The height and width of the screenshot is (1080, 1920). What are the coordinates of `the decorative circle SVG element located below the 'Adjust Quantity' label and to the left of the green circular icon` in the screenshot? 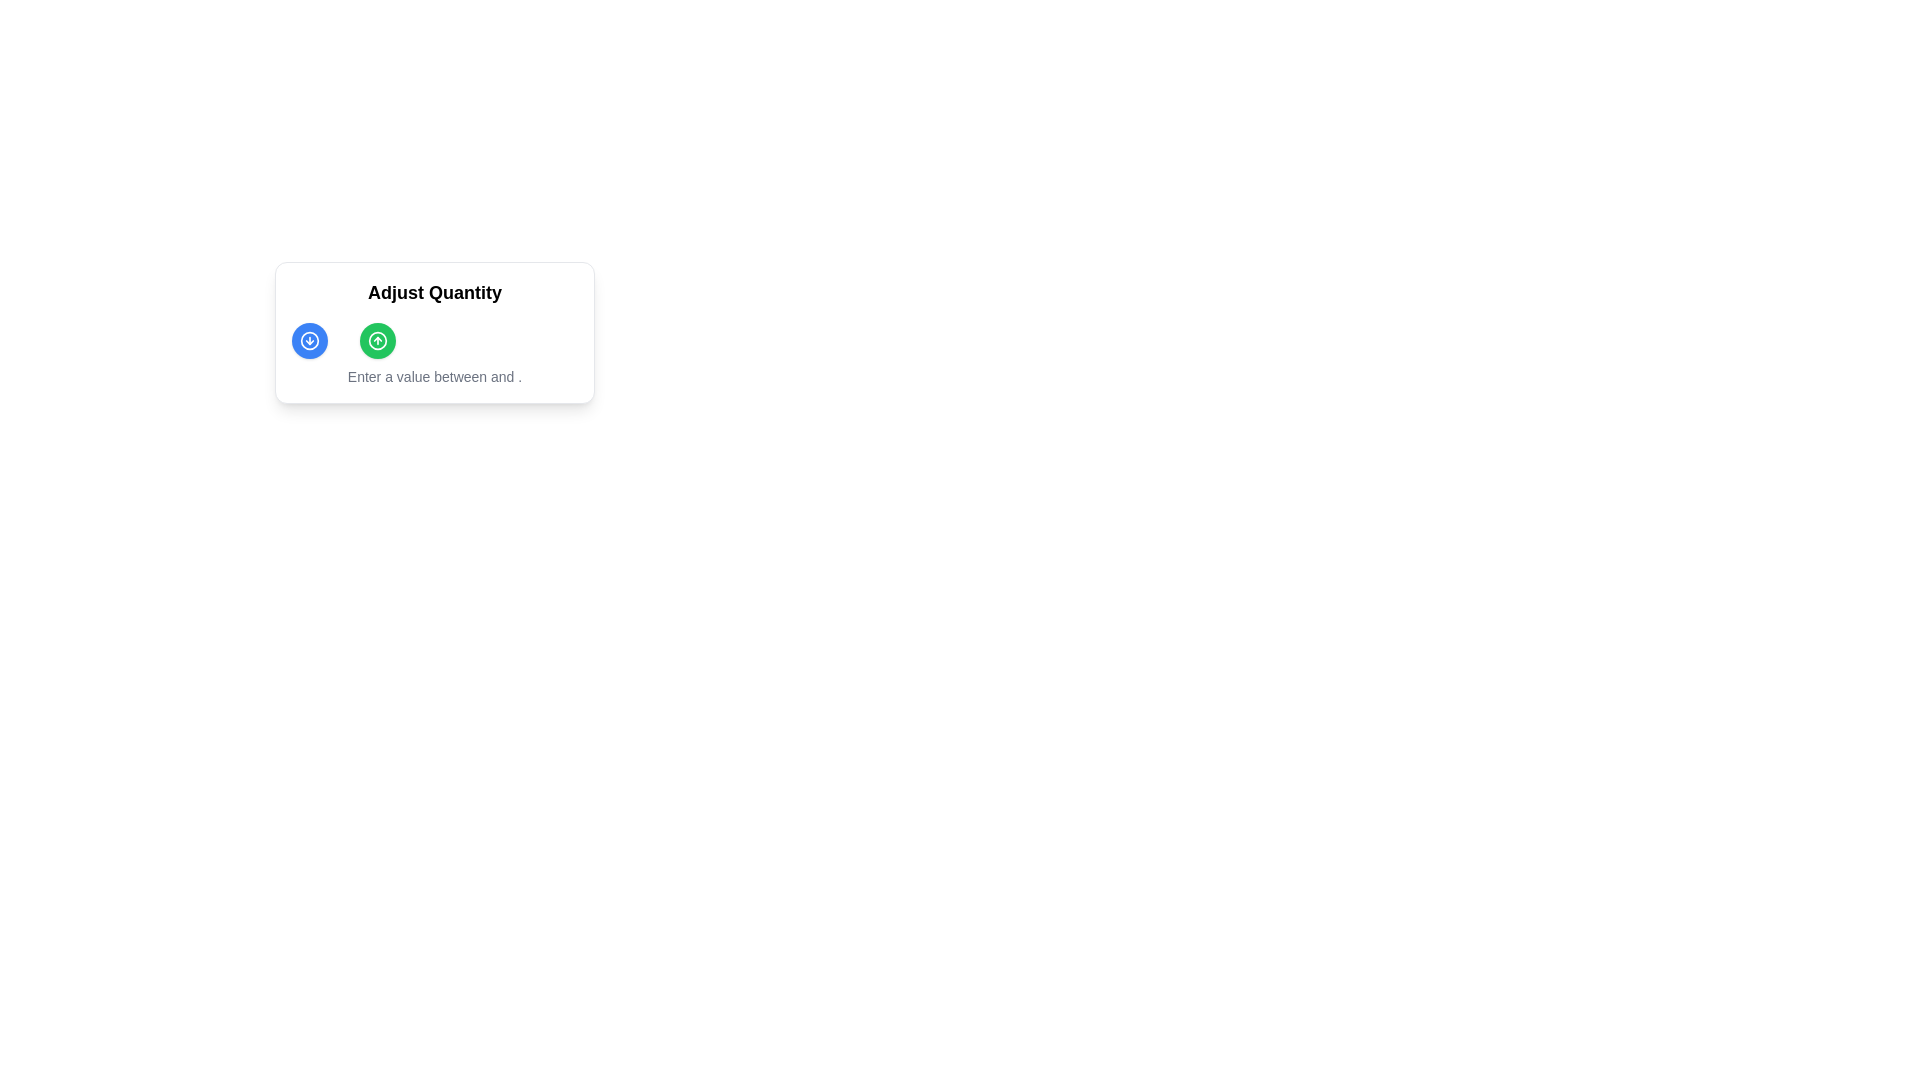 It's located at (309, 339).